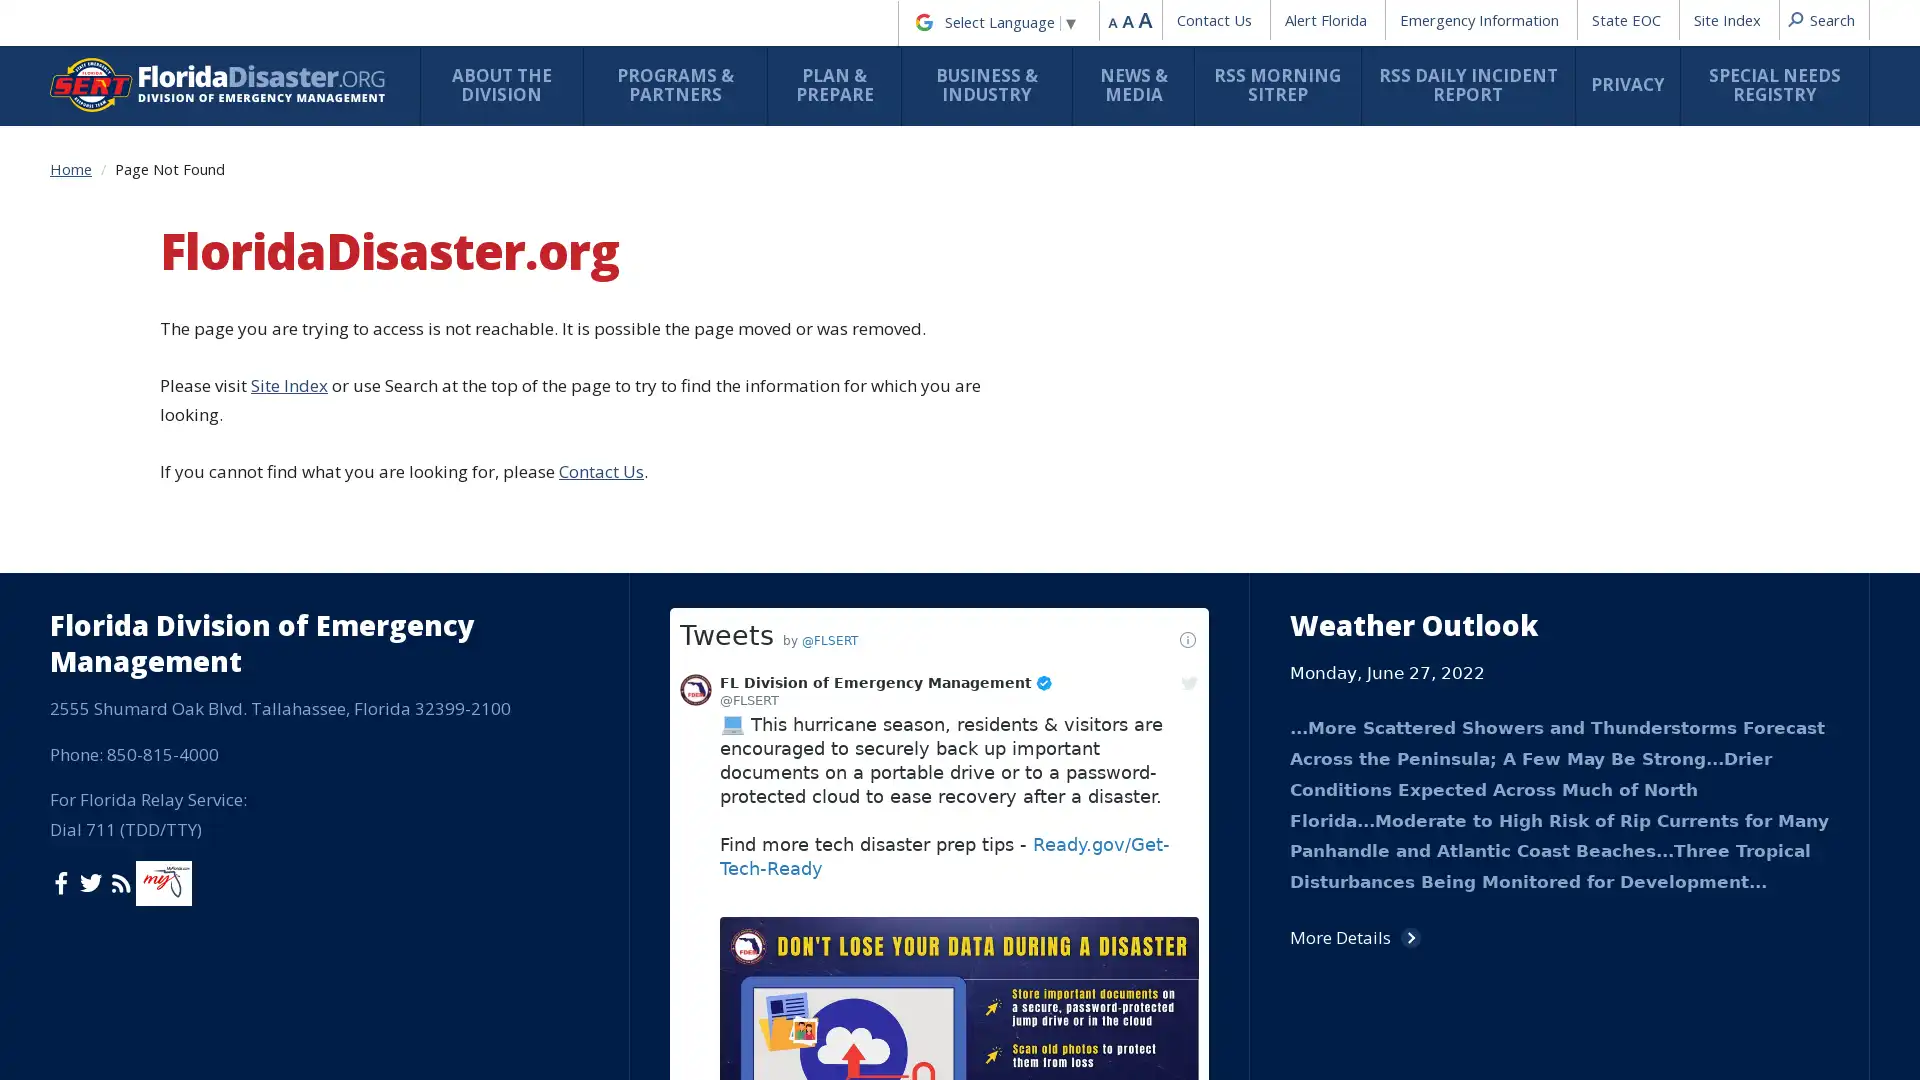 The height and width of the screenshot is (1080, 1920). What do you see at coordinates (600, 503) in the screenshot?
I see `Toggle More` at bounding box center [600, 503].